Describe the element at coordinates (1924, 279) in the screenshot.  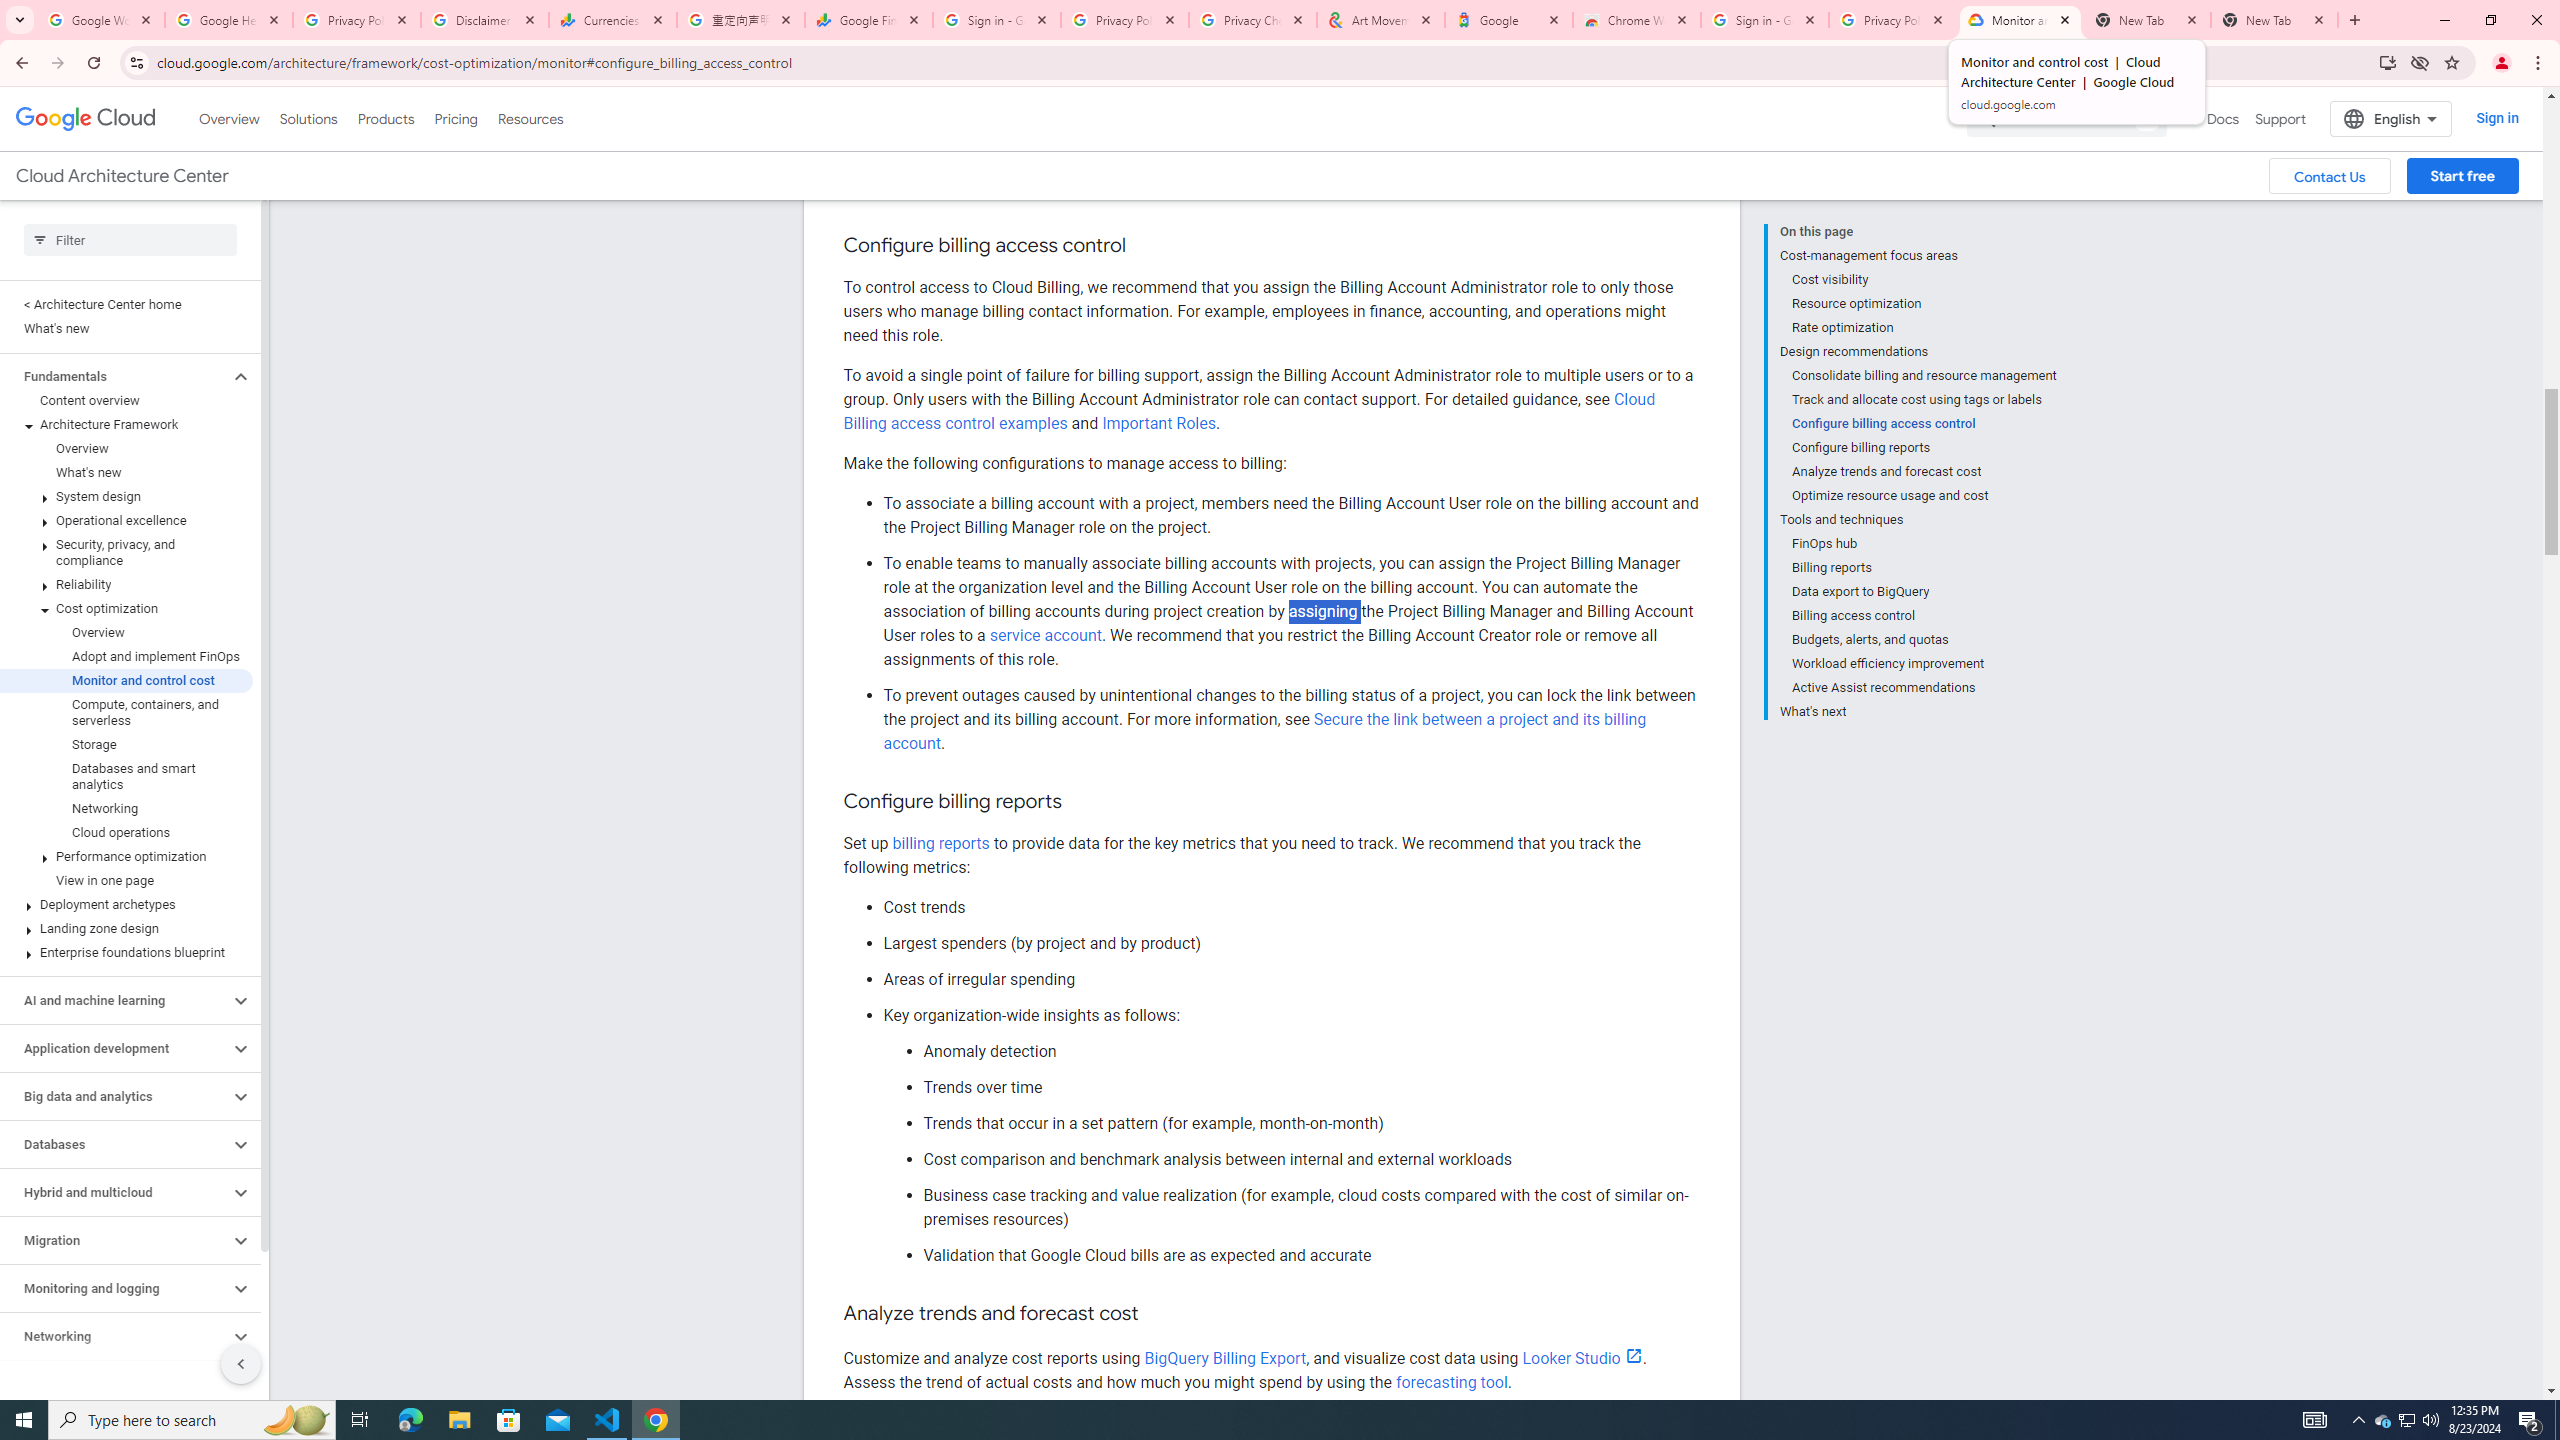
I see `'Cost visibility'` at that location.